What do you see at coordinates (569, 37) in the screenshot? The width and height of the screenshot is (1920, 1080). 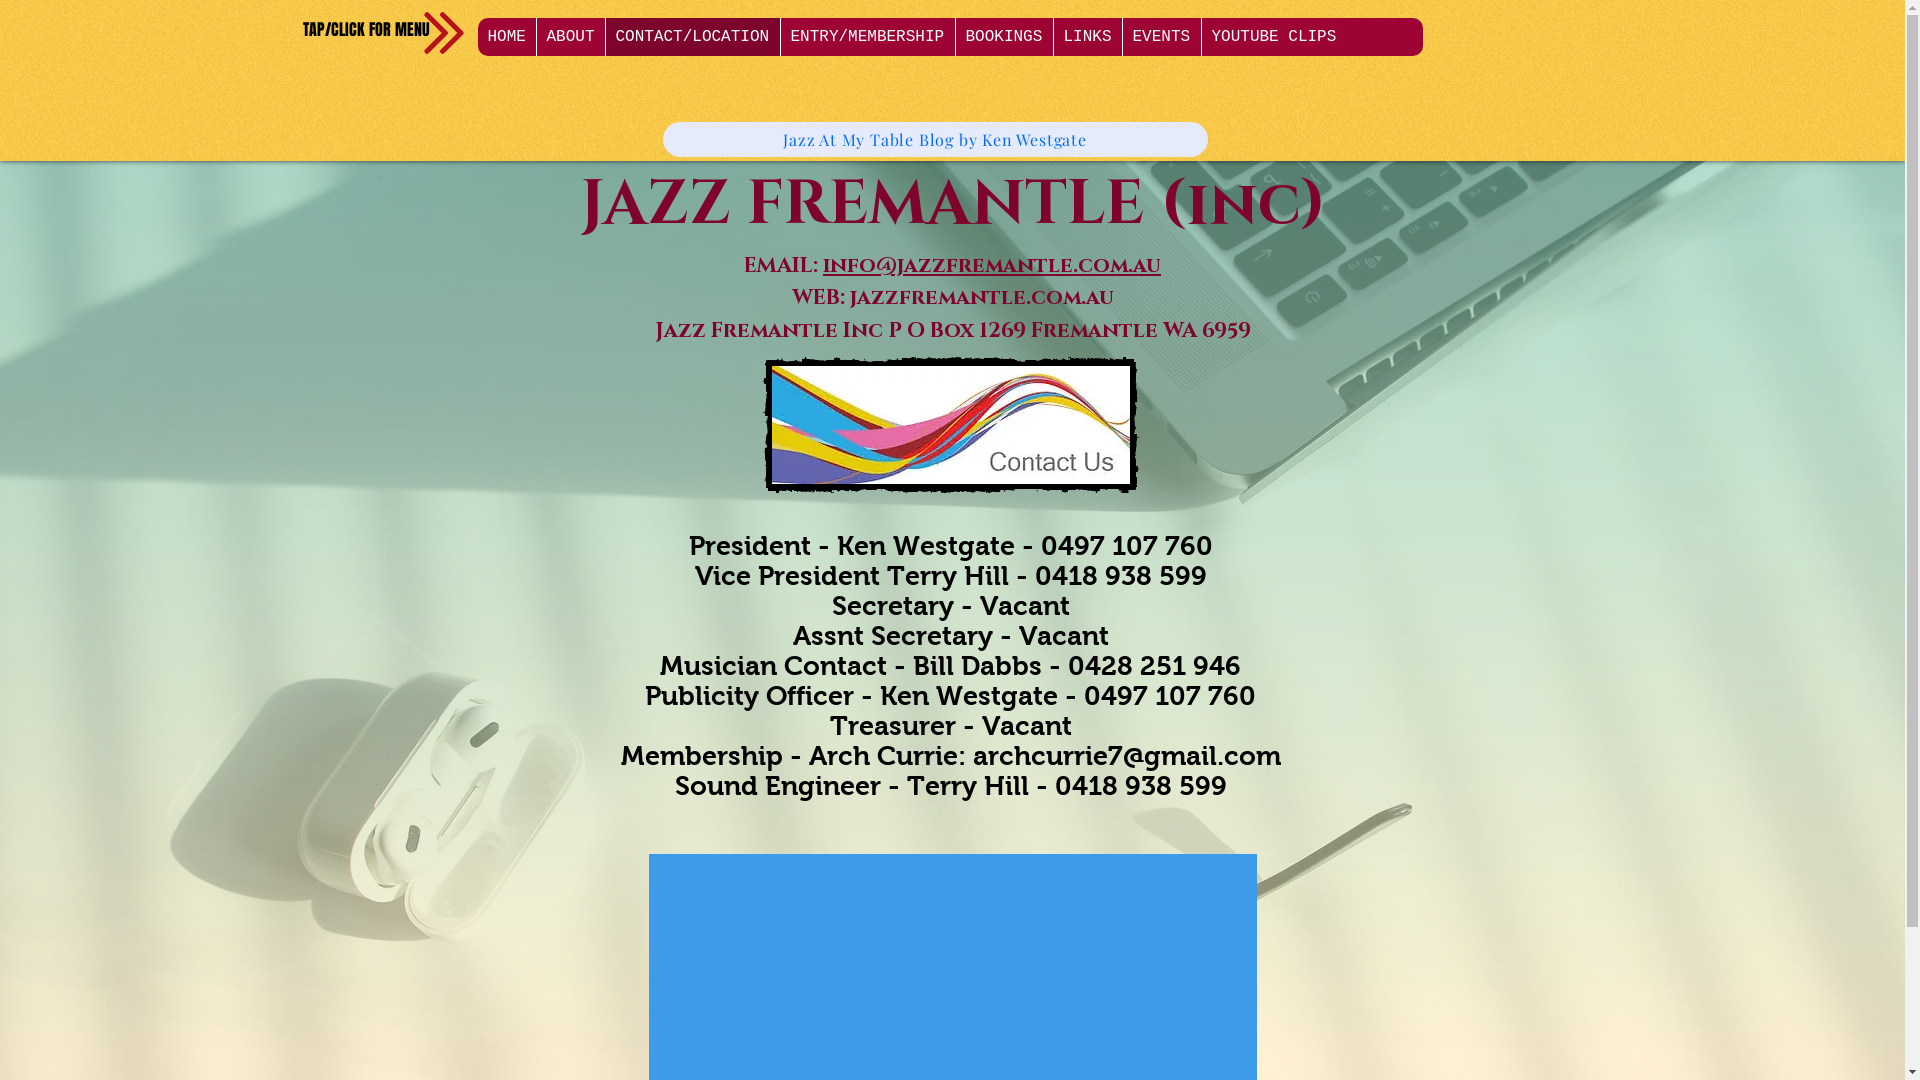 I see `'ABOUT'` at bounding box center [569, 37].